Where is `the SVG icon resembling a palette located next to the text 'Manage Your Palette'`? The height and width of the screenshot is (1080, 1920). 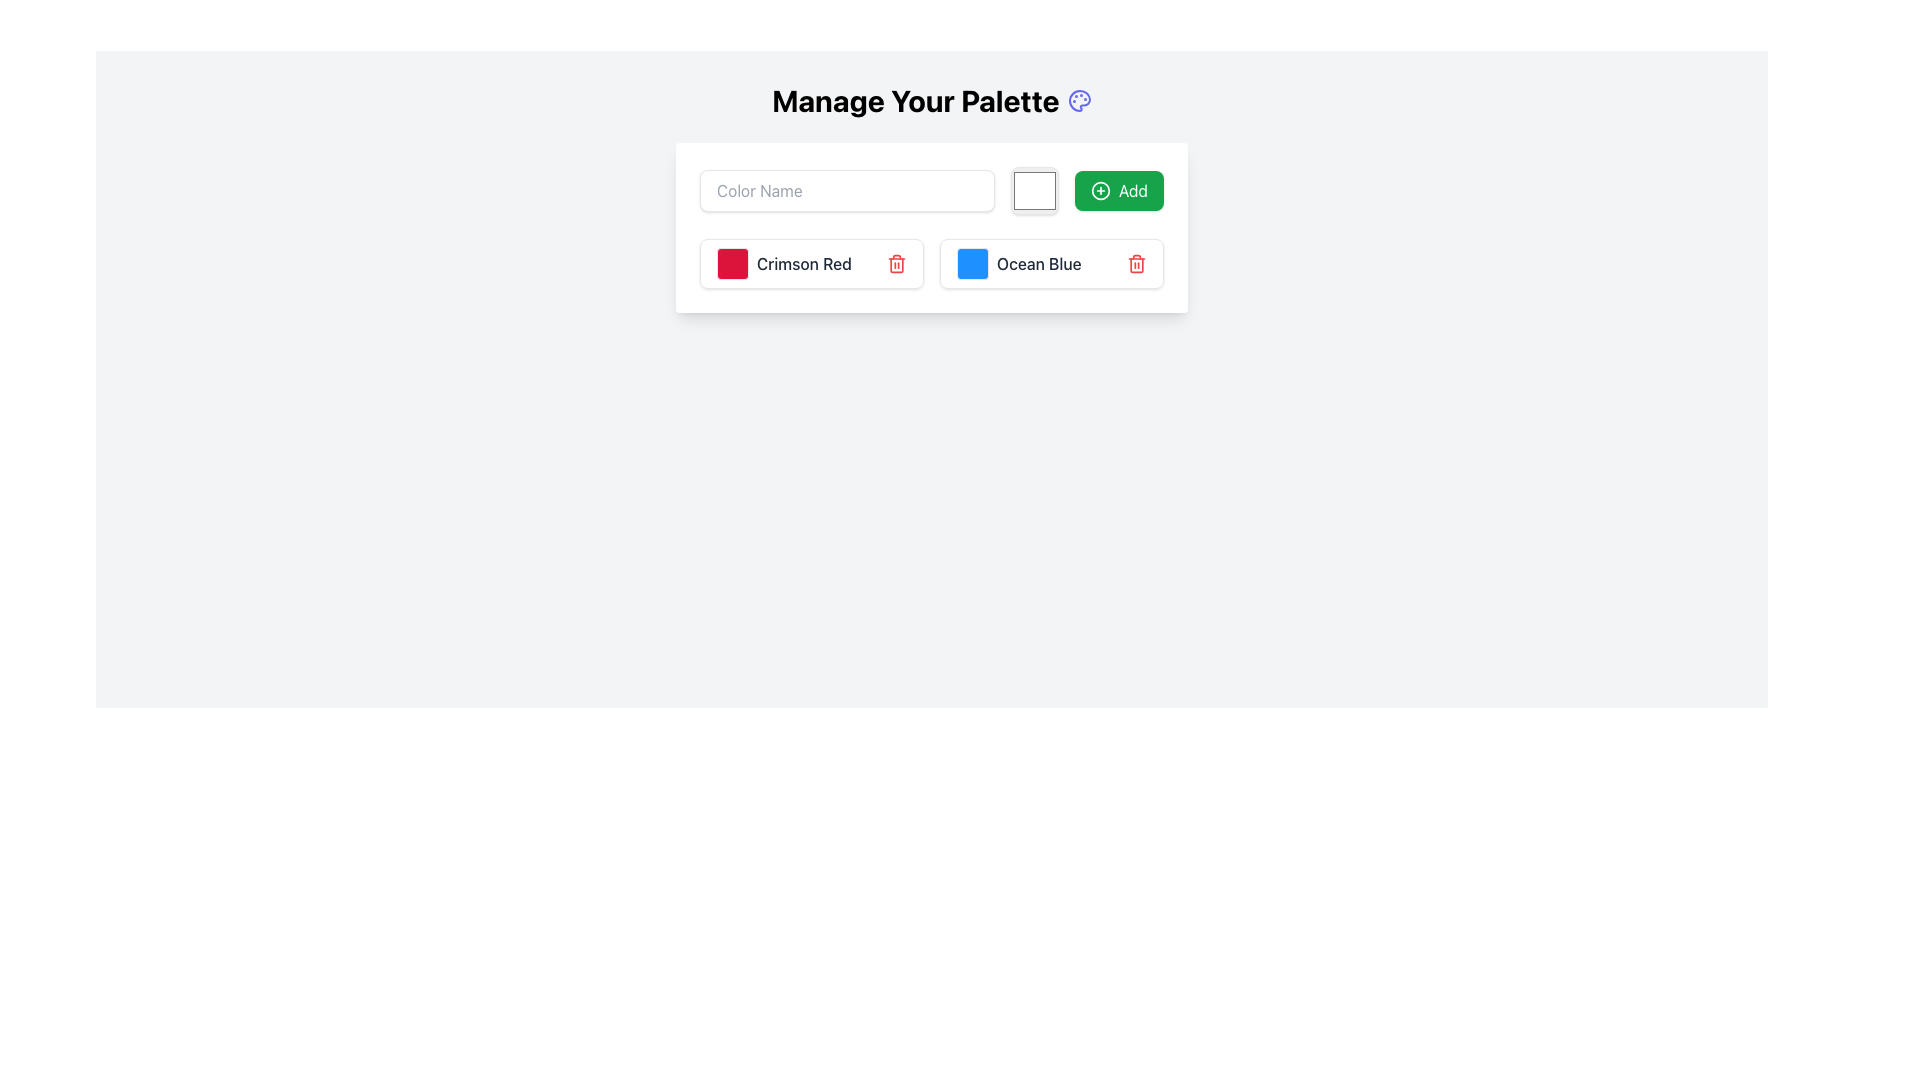
the SVG icon resembling a palette located next to the text 'Manage Your Palette' is located at coordinates (1078, 100).